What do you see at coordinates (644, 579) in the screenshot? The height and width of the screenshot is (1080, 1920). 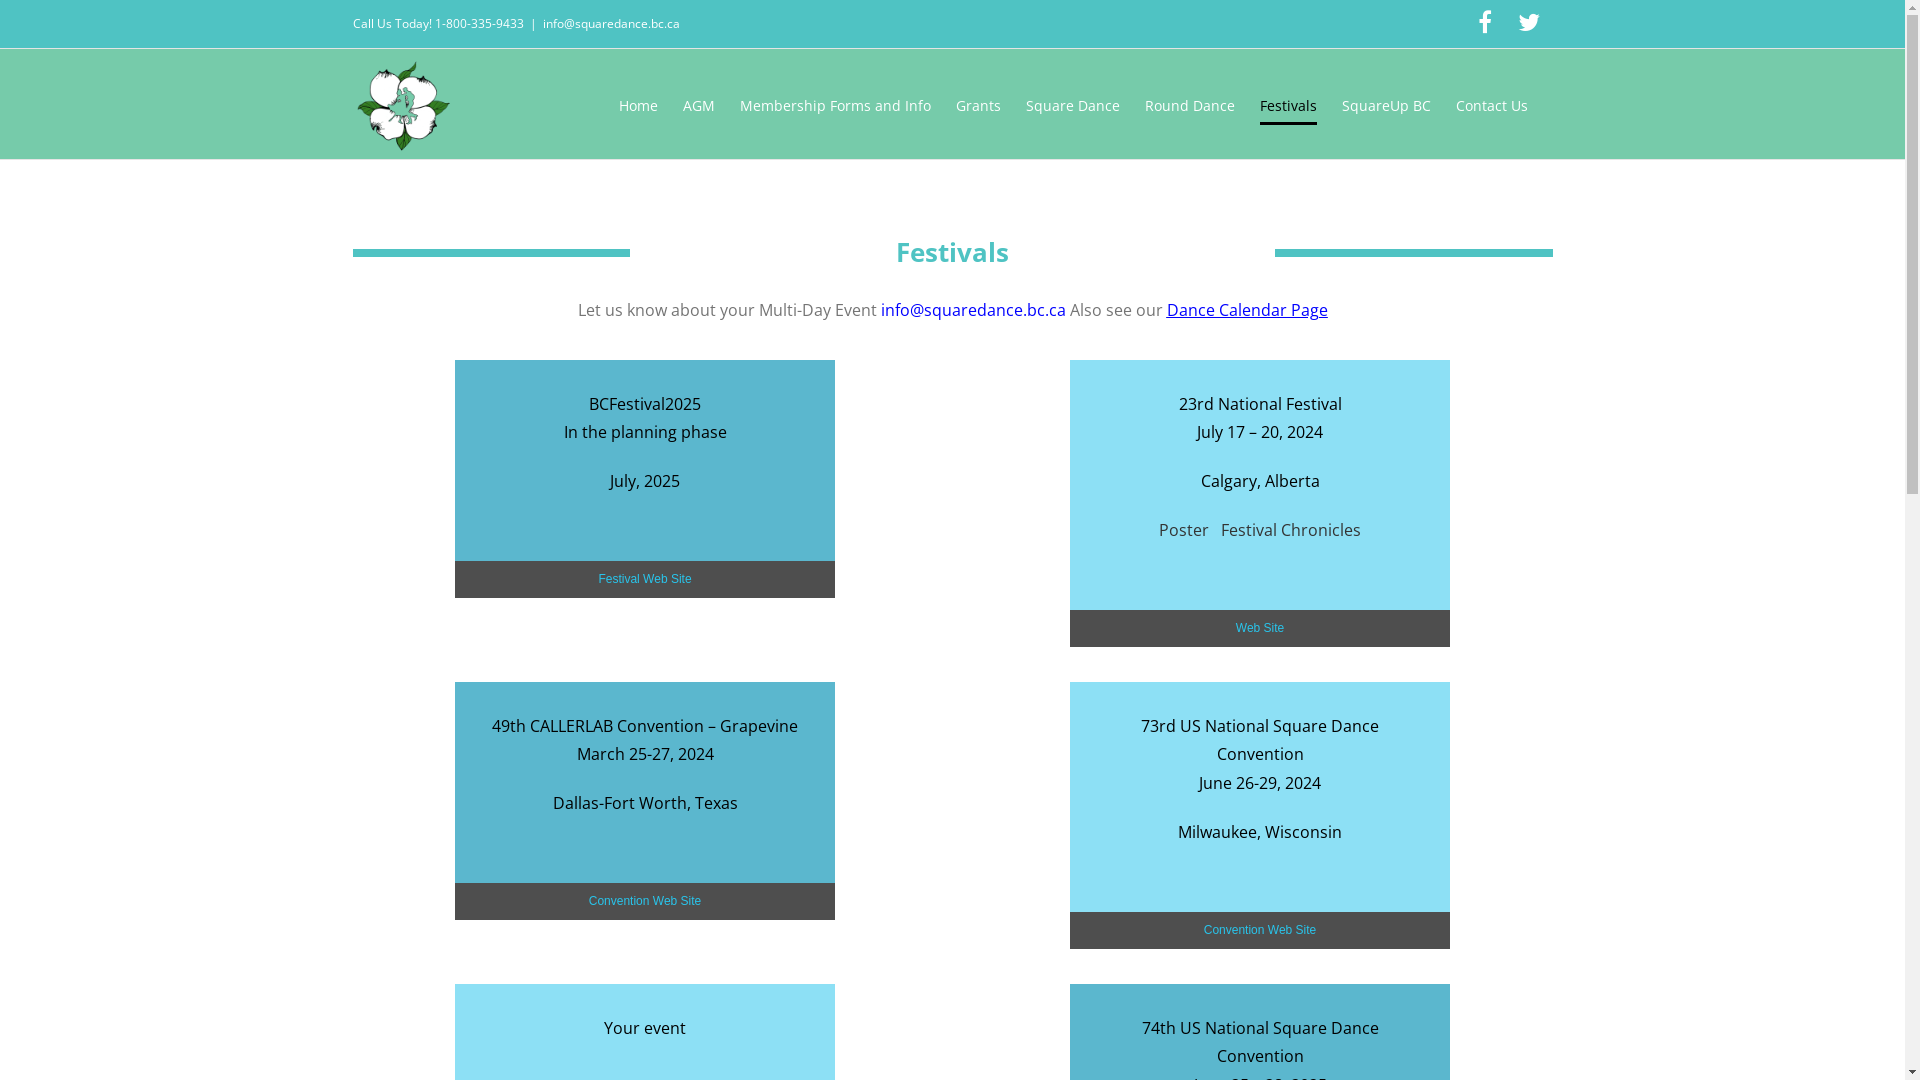 I see `'Festival Web Site'` at bounding box center [644, 579].